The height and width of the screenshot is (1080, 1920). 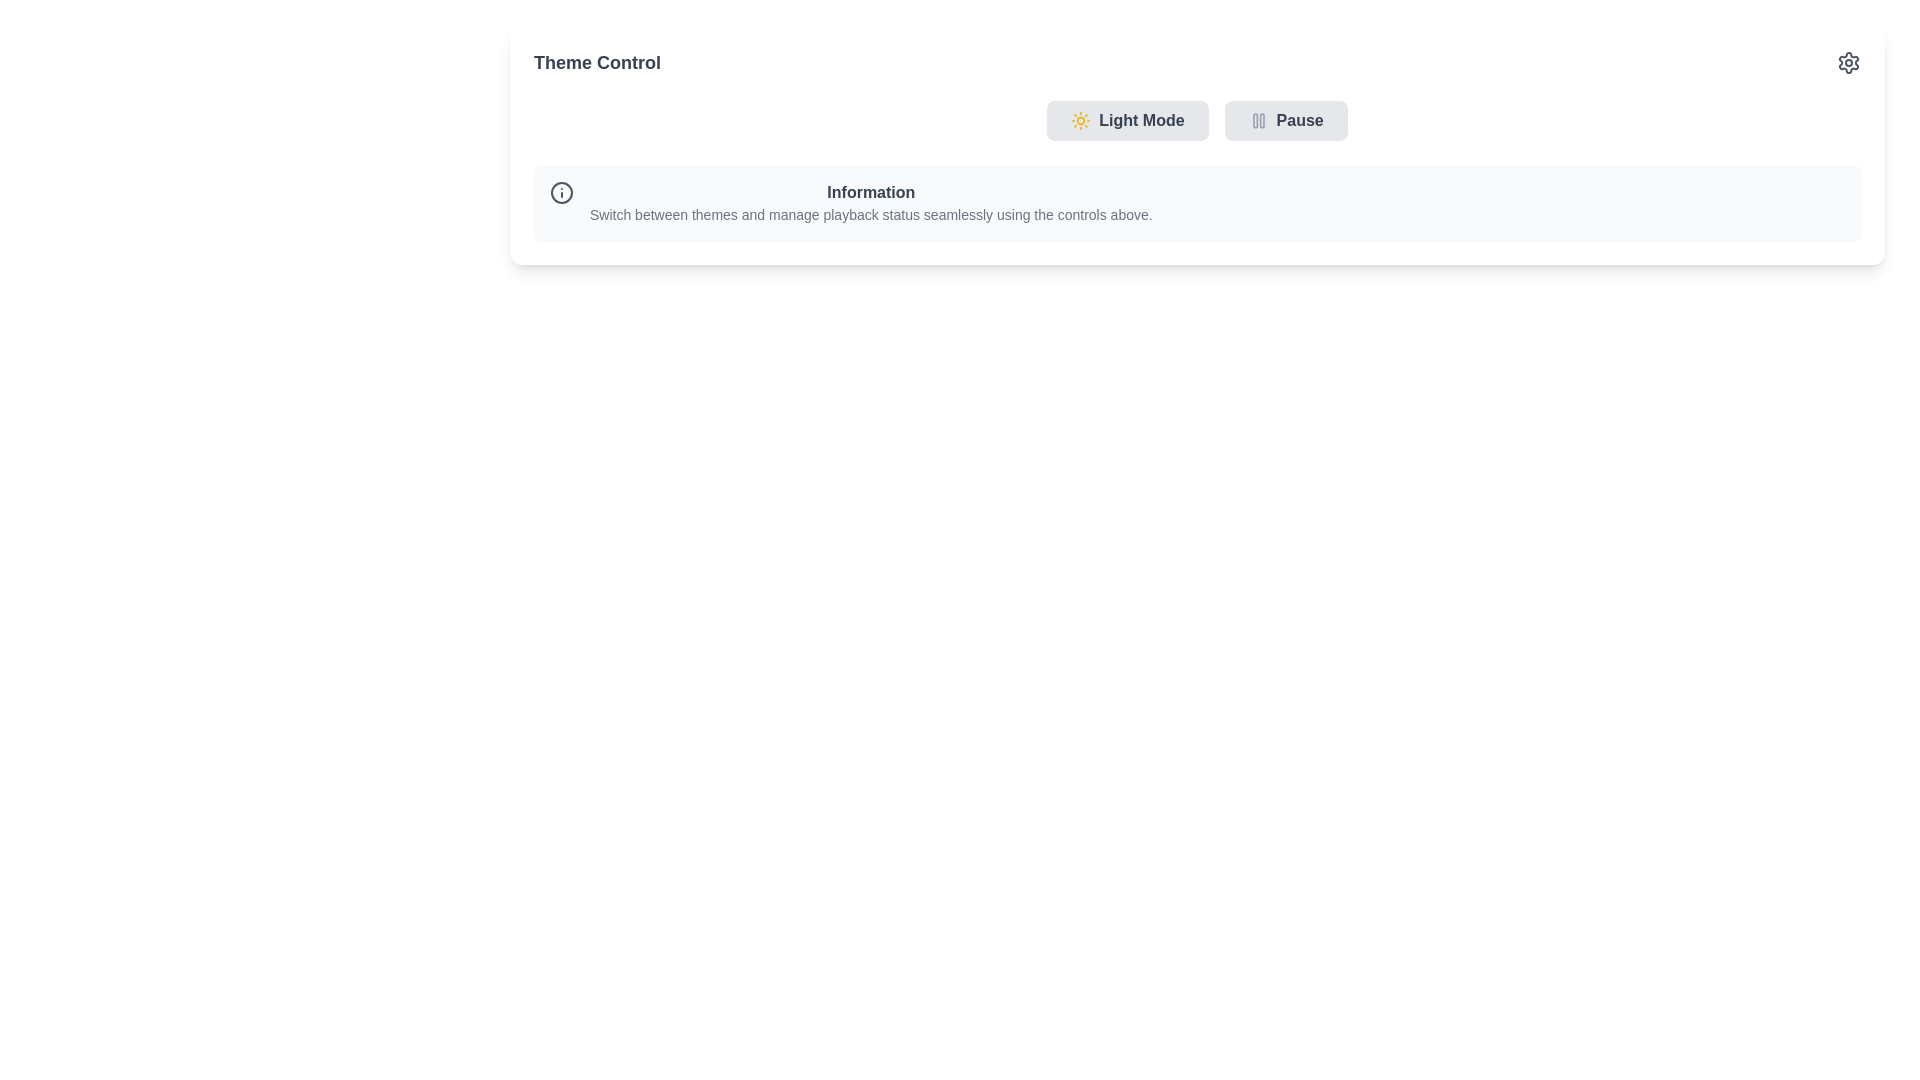 What do you see at coordinates (1260, 120) in the screenshot?
I see `the right-hand side graphical component of the pause icon, which is located to the right of the 'Light Mode' button` at bounding box center [1260, 120].